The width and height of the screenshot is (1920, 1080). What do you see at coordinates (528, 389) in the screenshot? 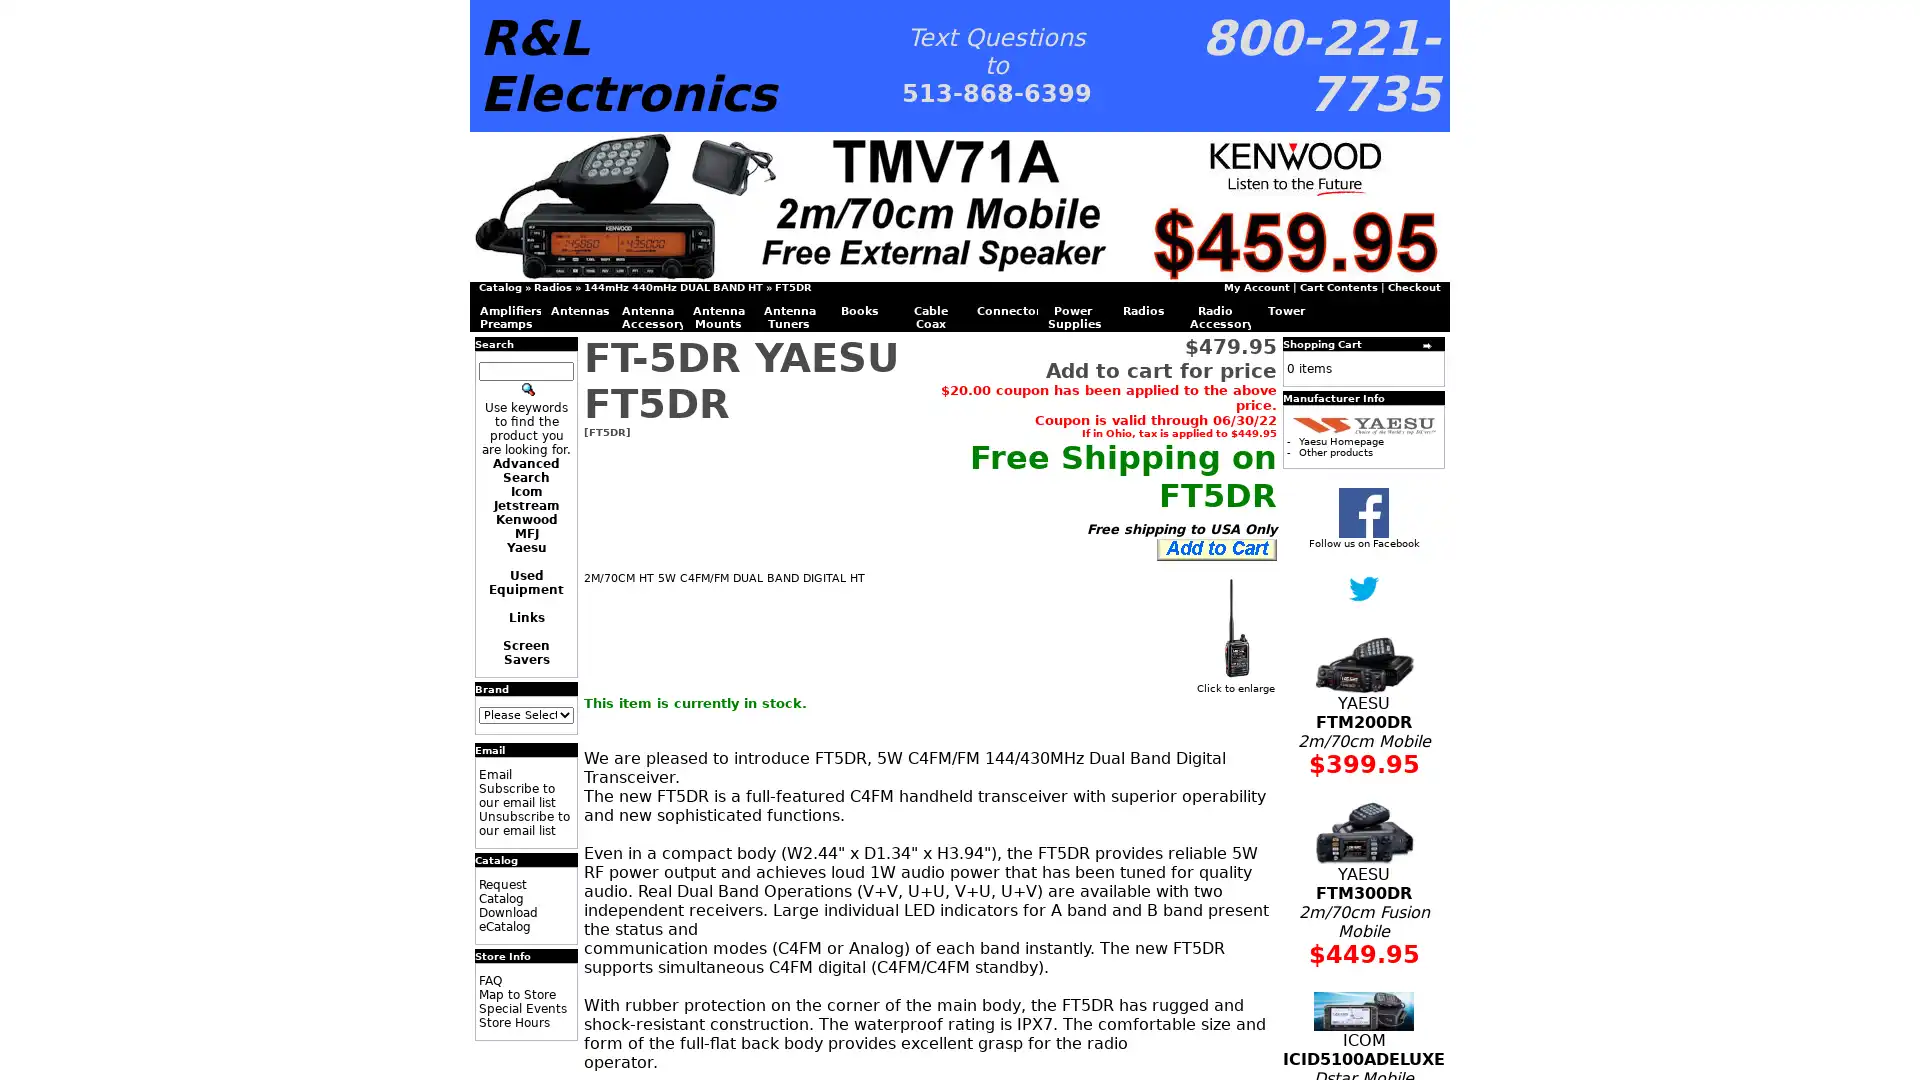
I see `Search` at bounding box center [528, 389].